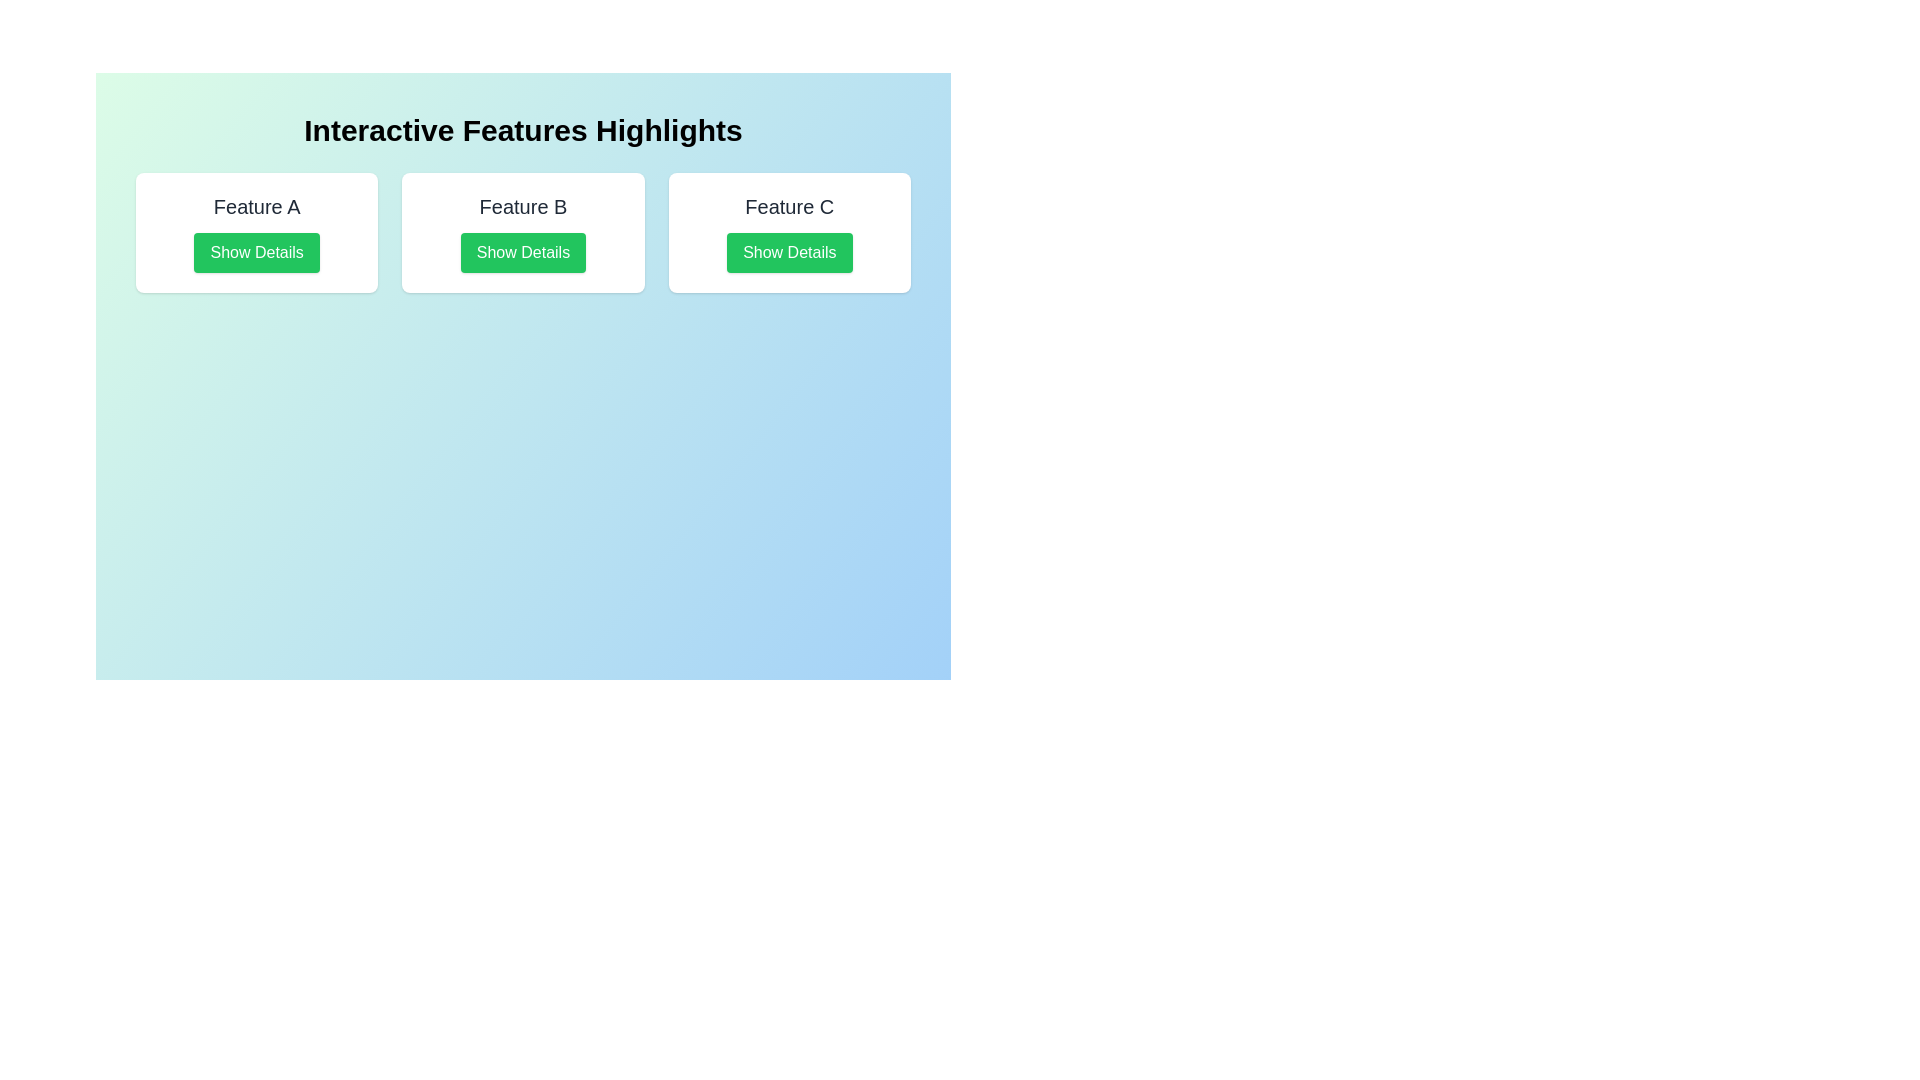  What do you see at coordinates (523, 207) in the screenshot?
I see `the static text label that displays the title or name of a feature, positioned above the 'Show Details' button in the middle feature block of a three-column layout` at bounding box center [523, 207].